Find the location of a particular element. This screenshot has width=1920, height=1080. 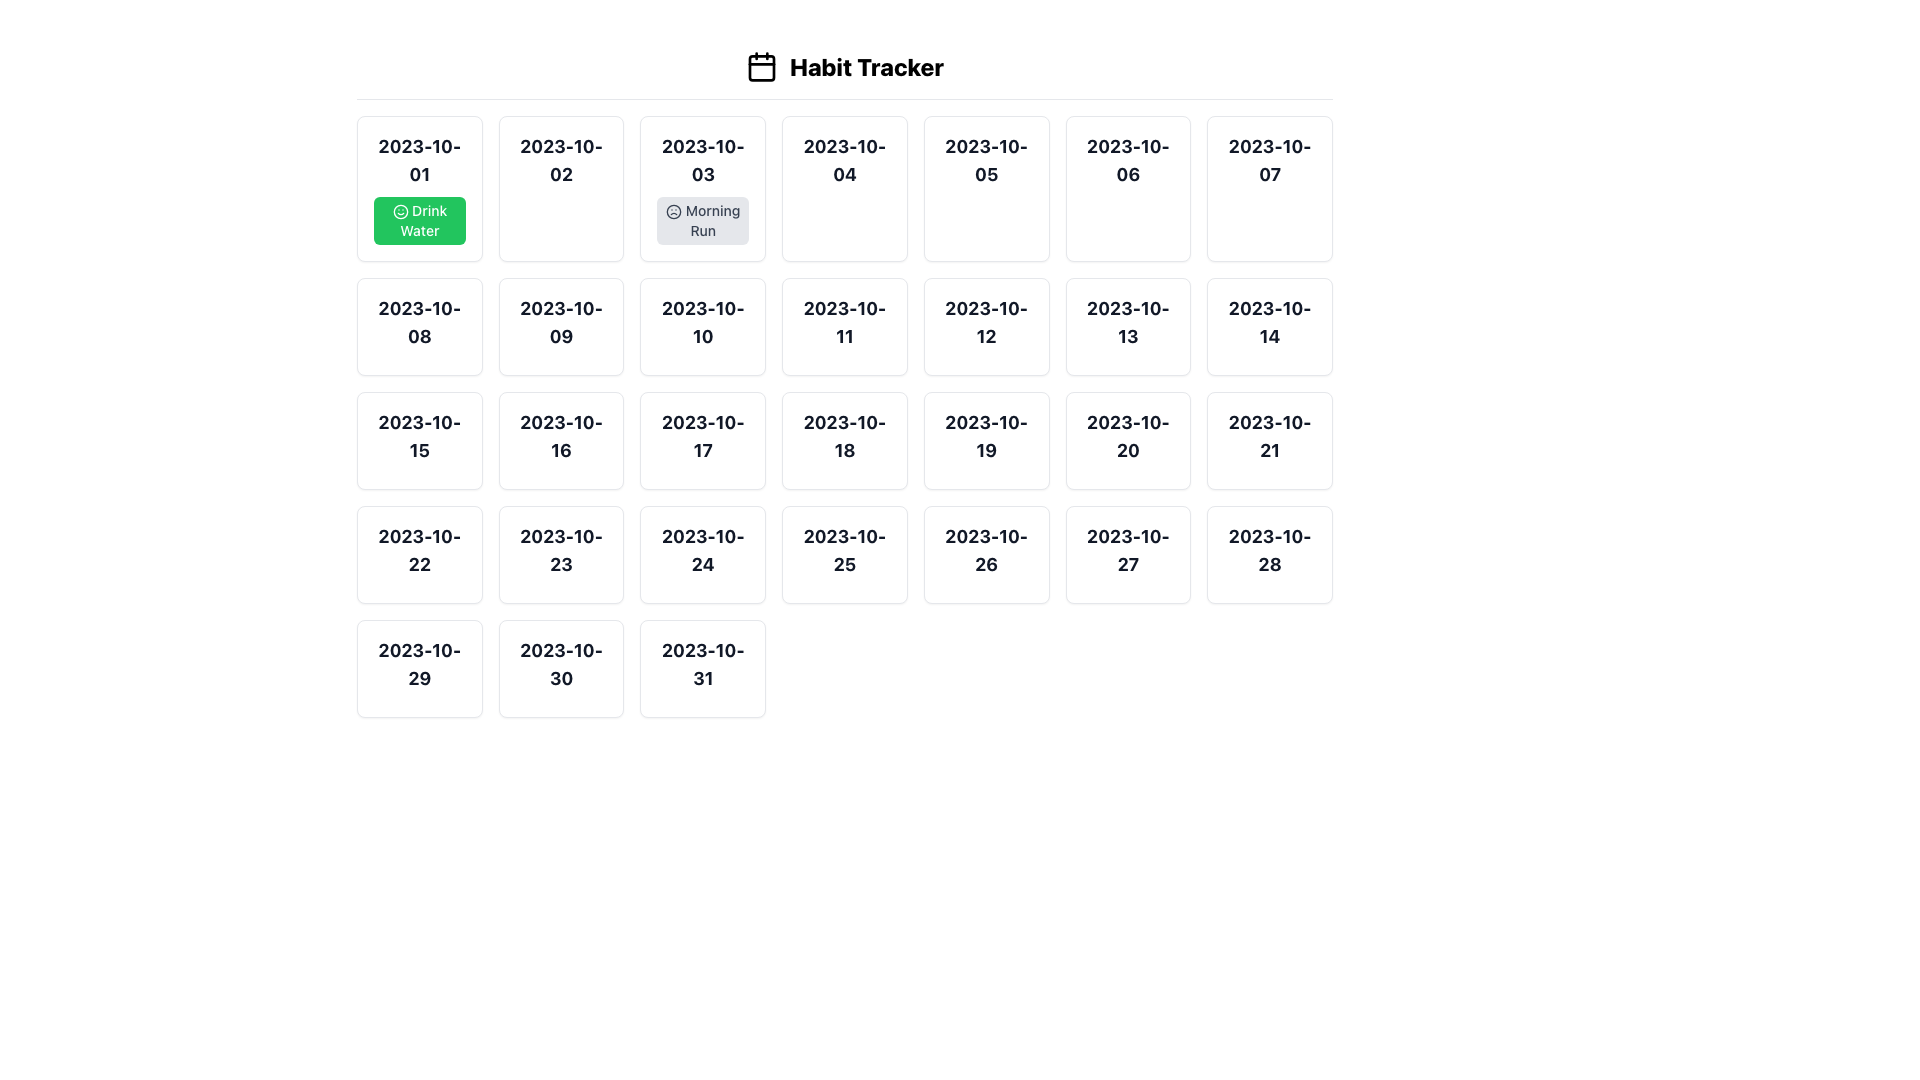

the bold, large text displaying the date '2023-10-15' which is centrally located in a bordered, rounded box in the grid layout is located at coordinates (418, 435).